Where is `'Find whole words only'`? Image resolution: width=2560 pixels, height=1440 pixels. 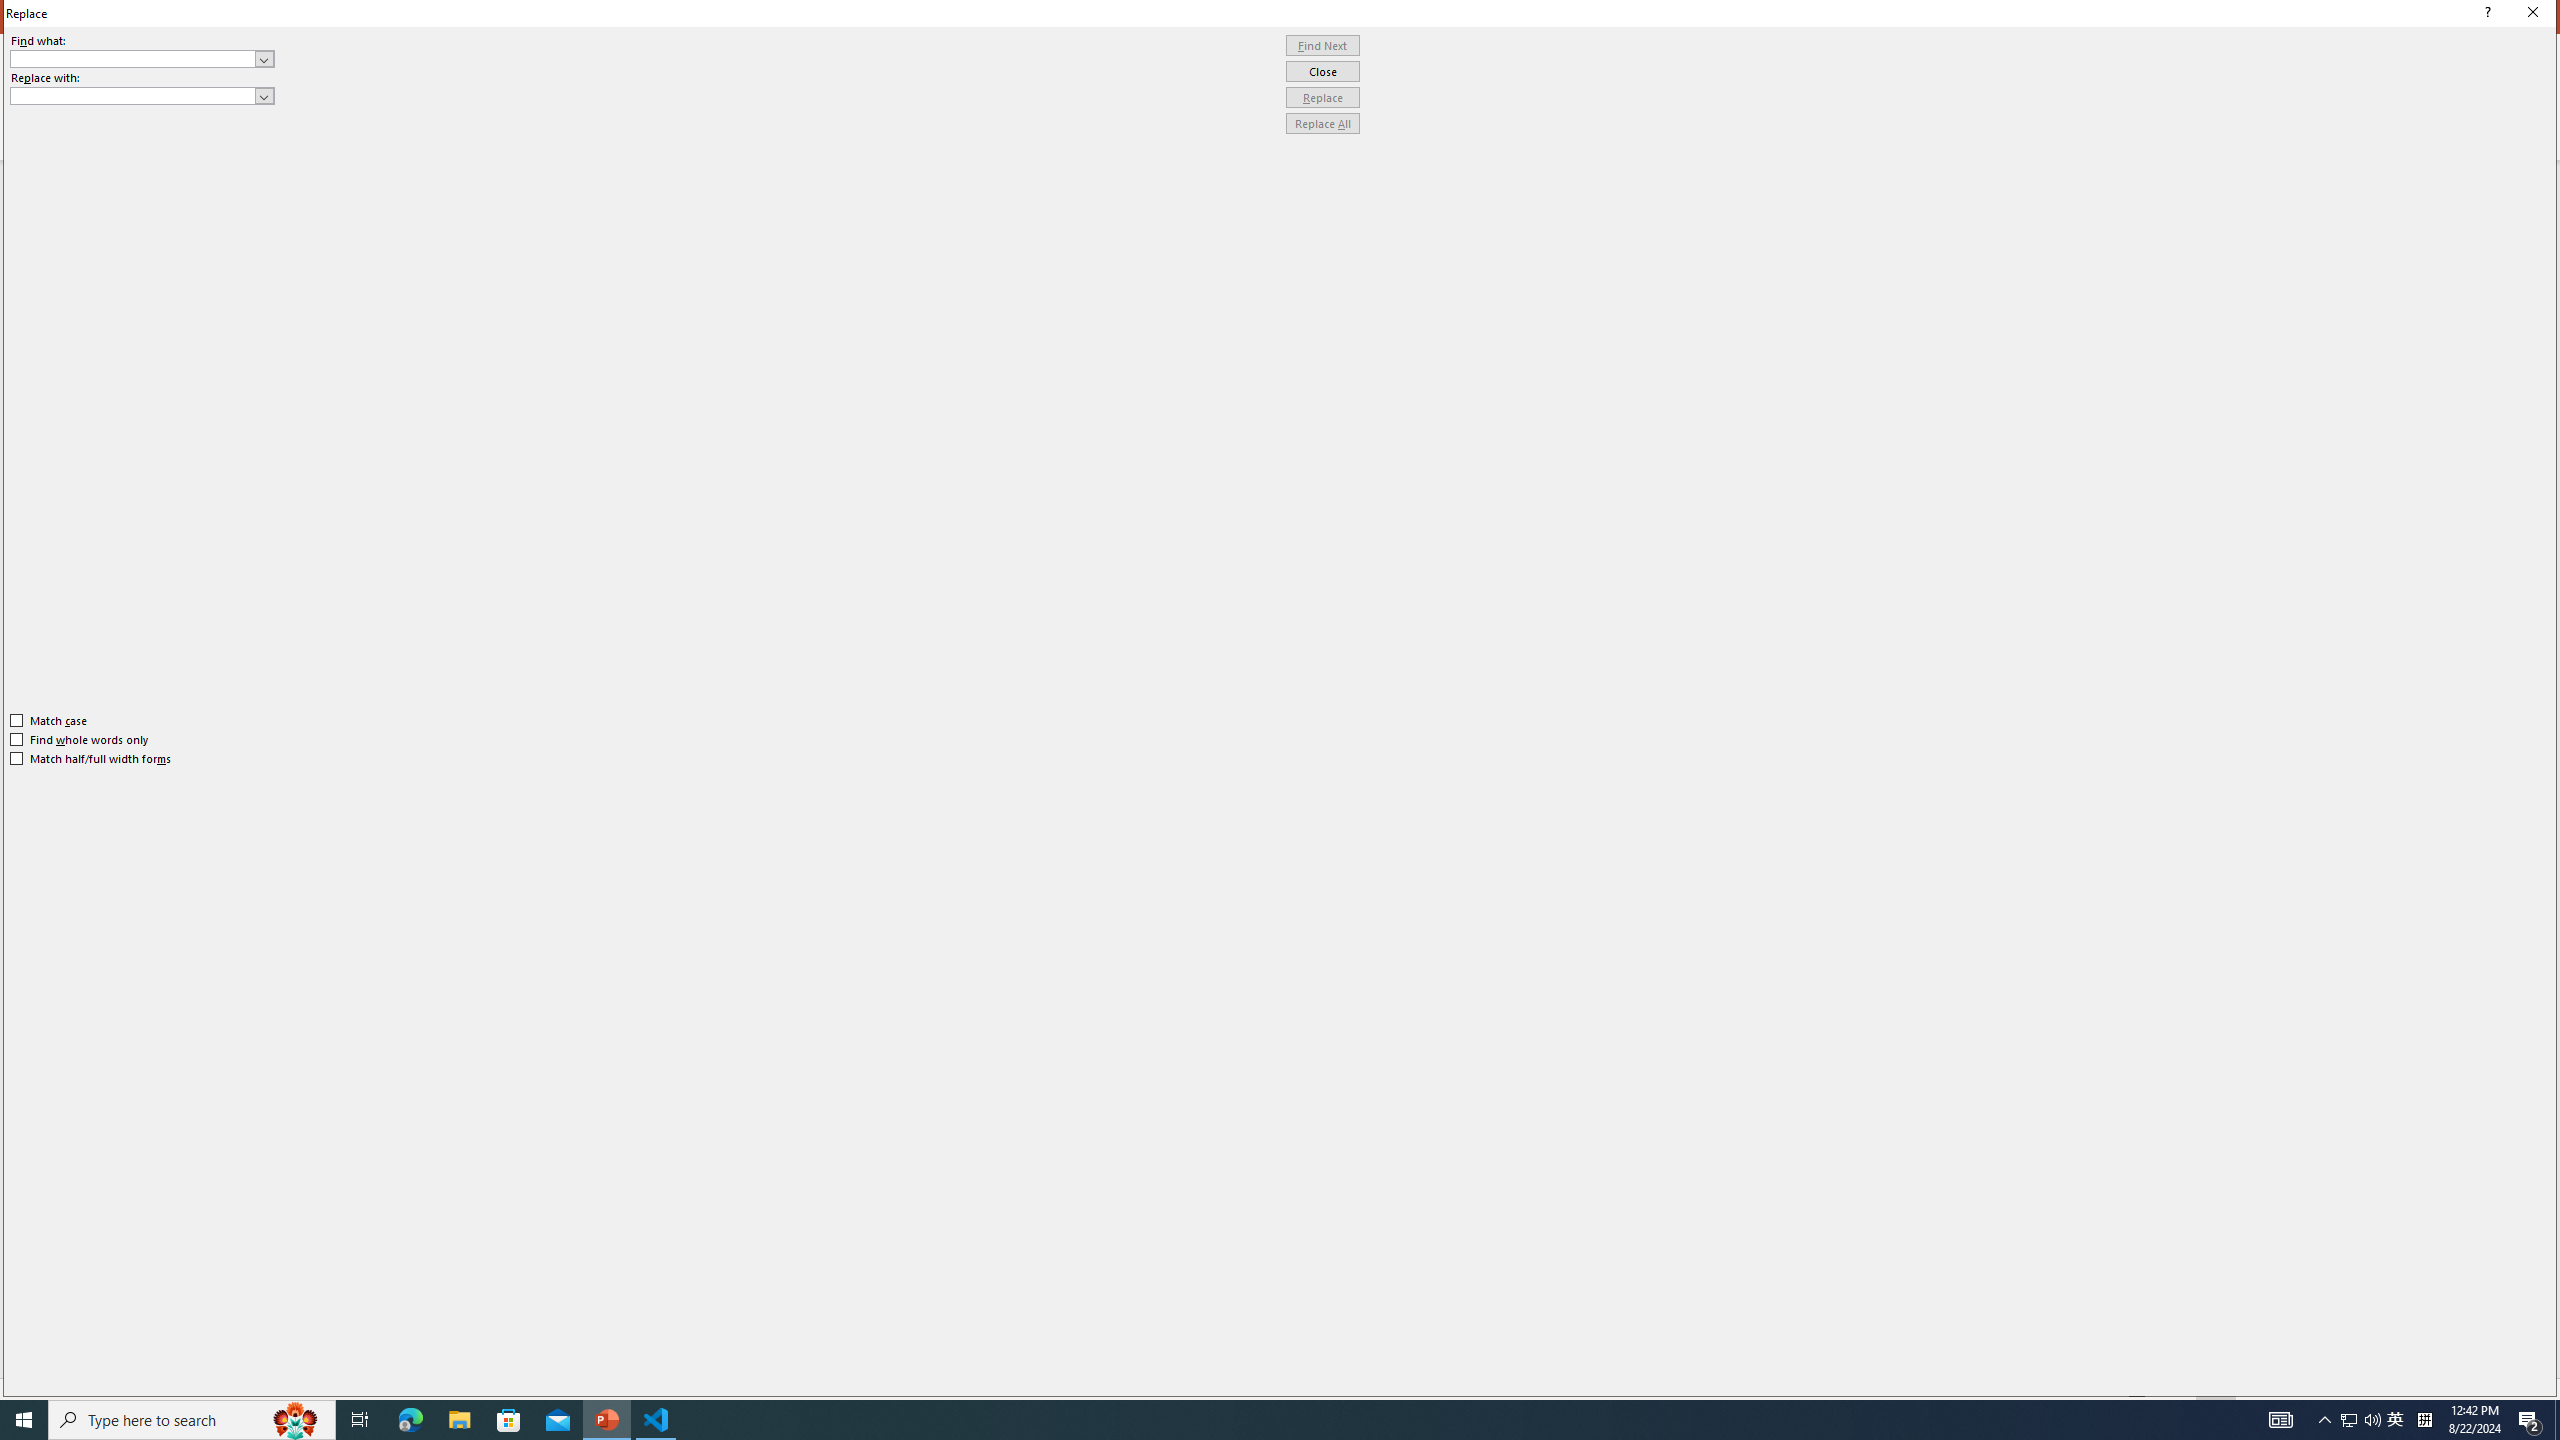
'Find whole words only' is located at coordinates (80, 739).